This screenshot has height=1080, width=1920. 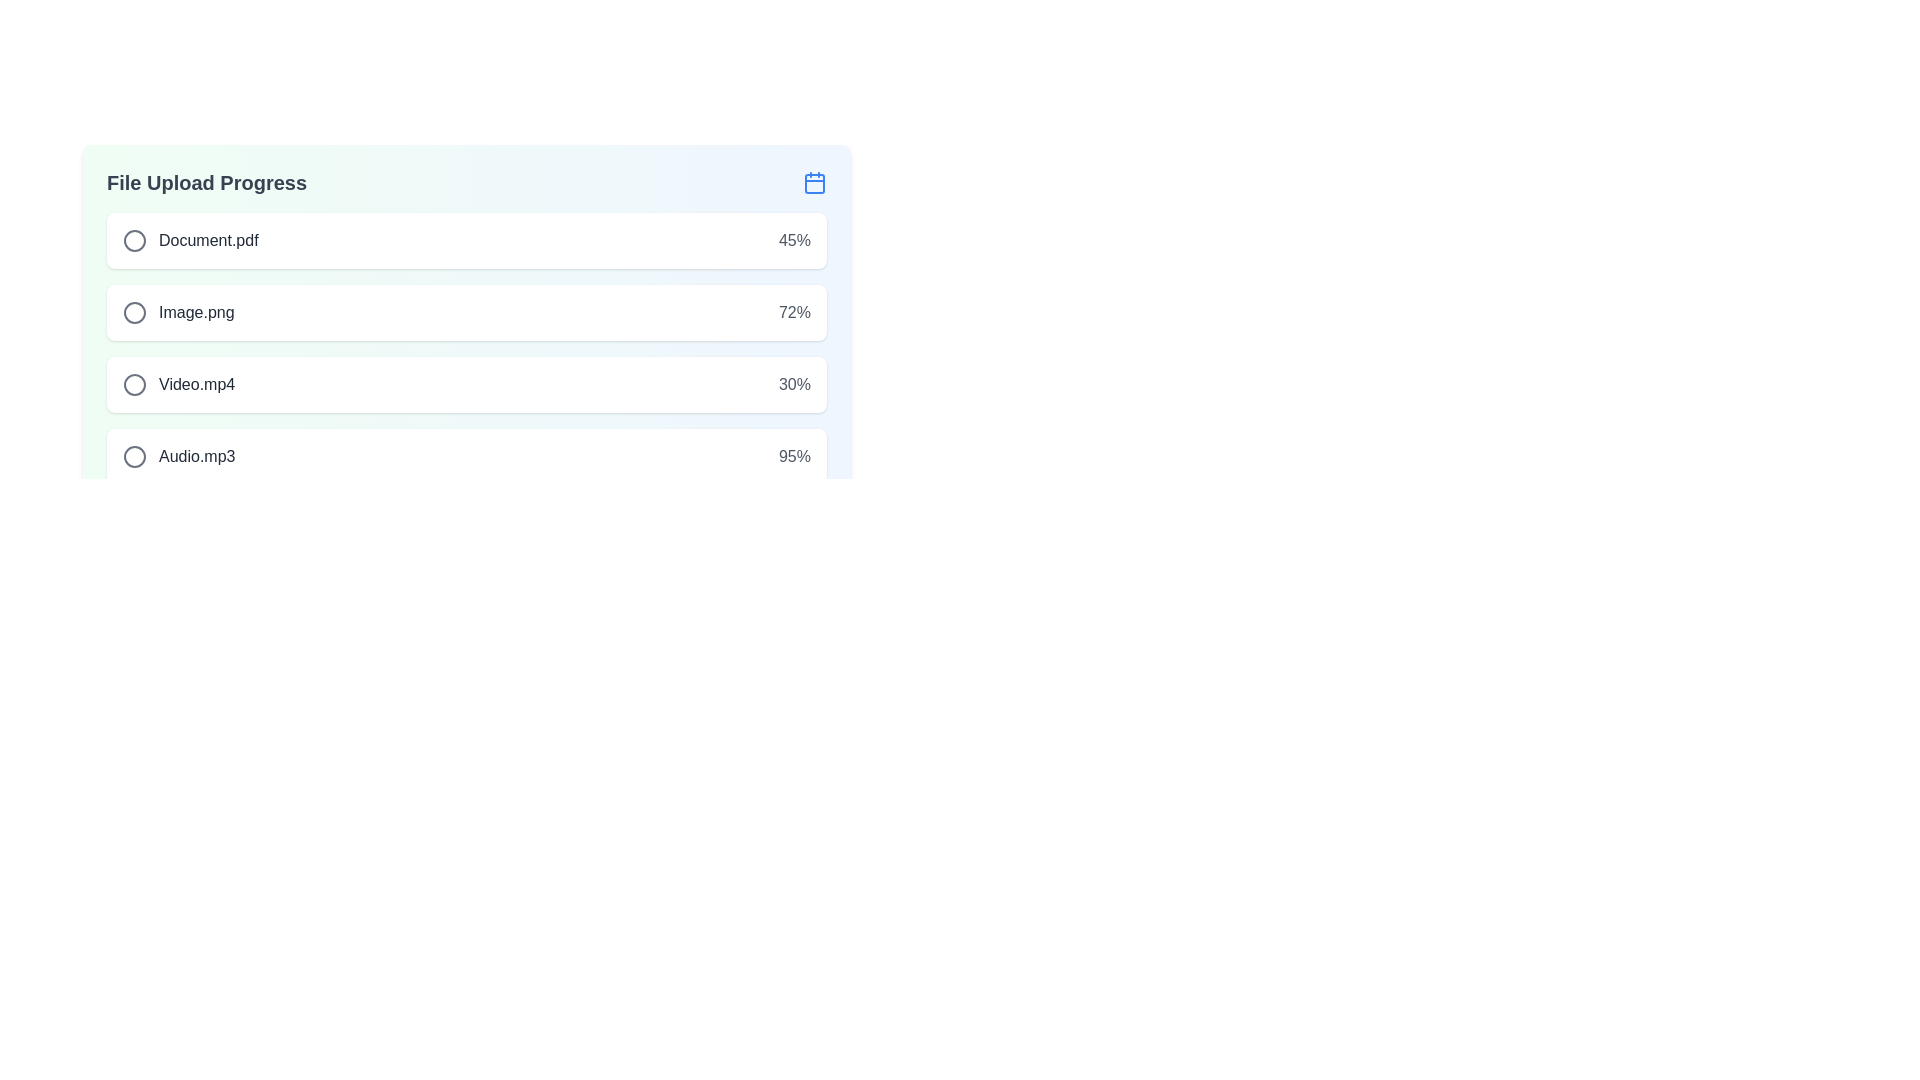 What do you see at coordinates (206, 182) in the screenshot?
I see `the text label indicating file upload progress tracking, which is positioned to the left of a blue calendar icon` at bounding box center [206, 182].